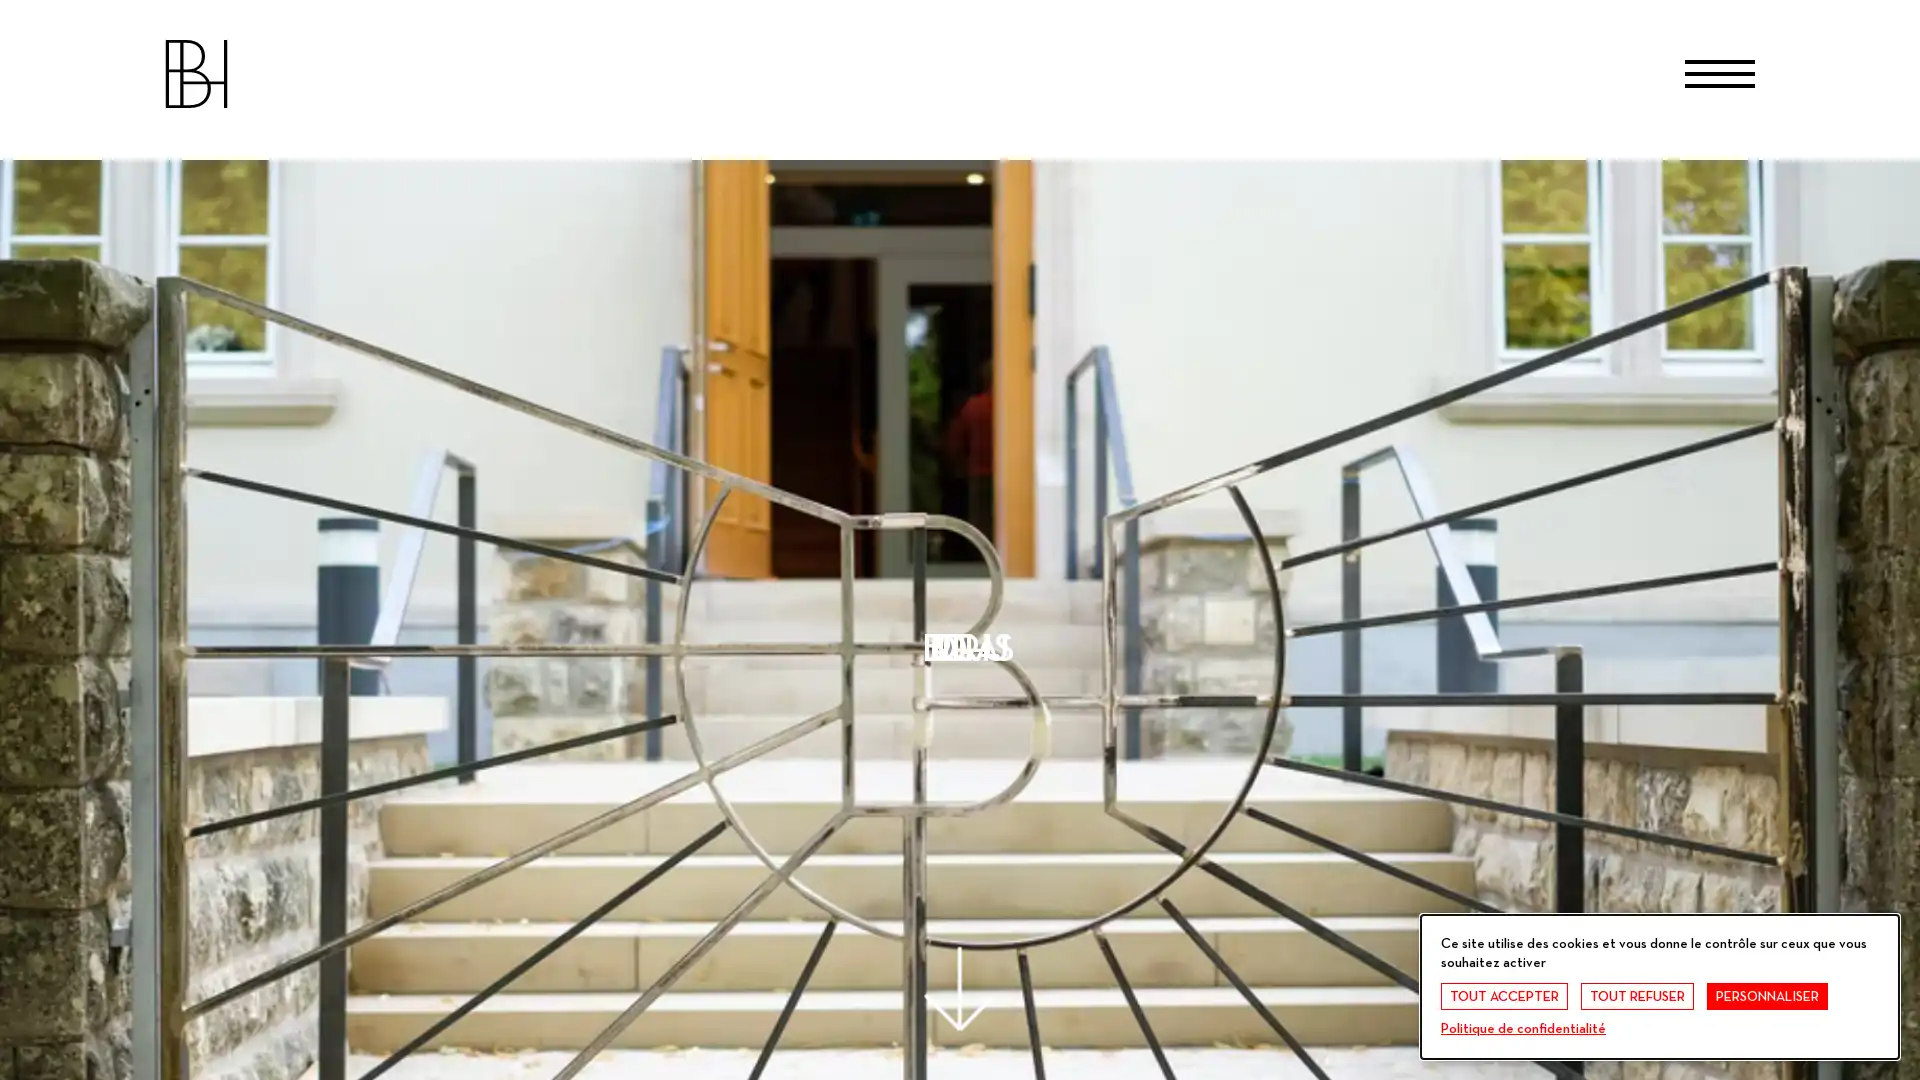 The height and width of the screenshot is (1080, 1920). What do you see at coordinates (1767, 996) in the screenshot?
I see `PERSONNALISER` at bounding box center [1767, 996].